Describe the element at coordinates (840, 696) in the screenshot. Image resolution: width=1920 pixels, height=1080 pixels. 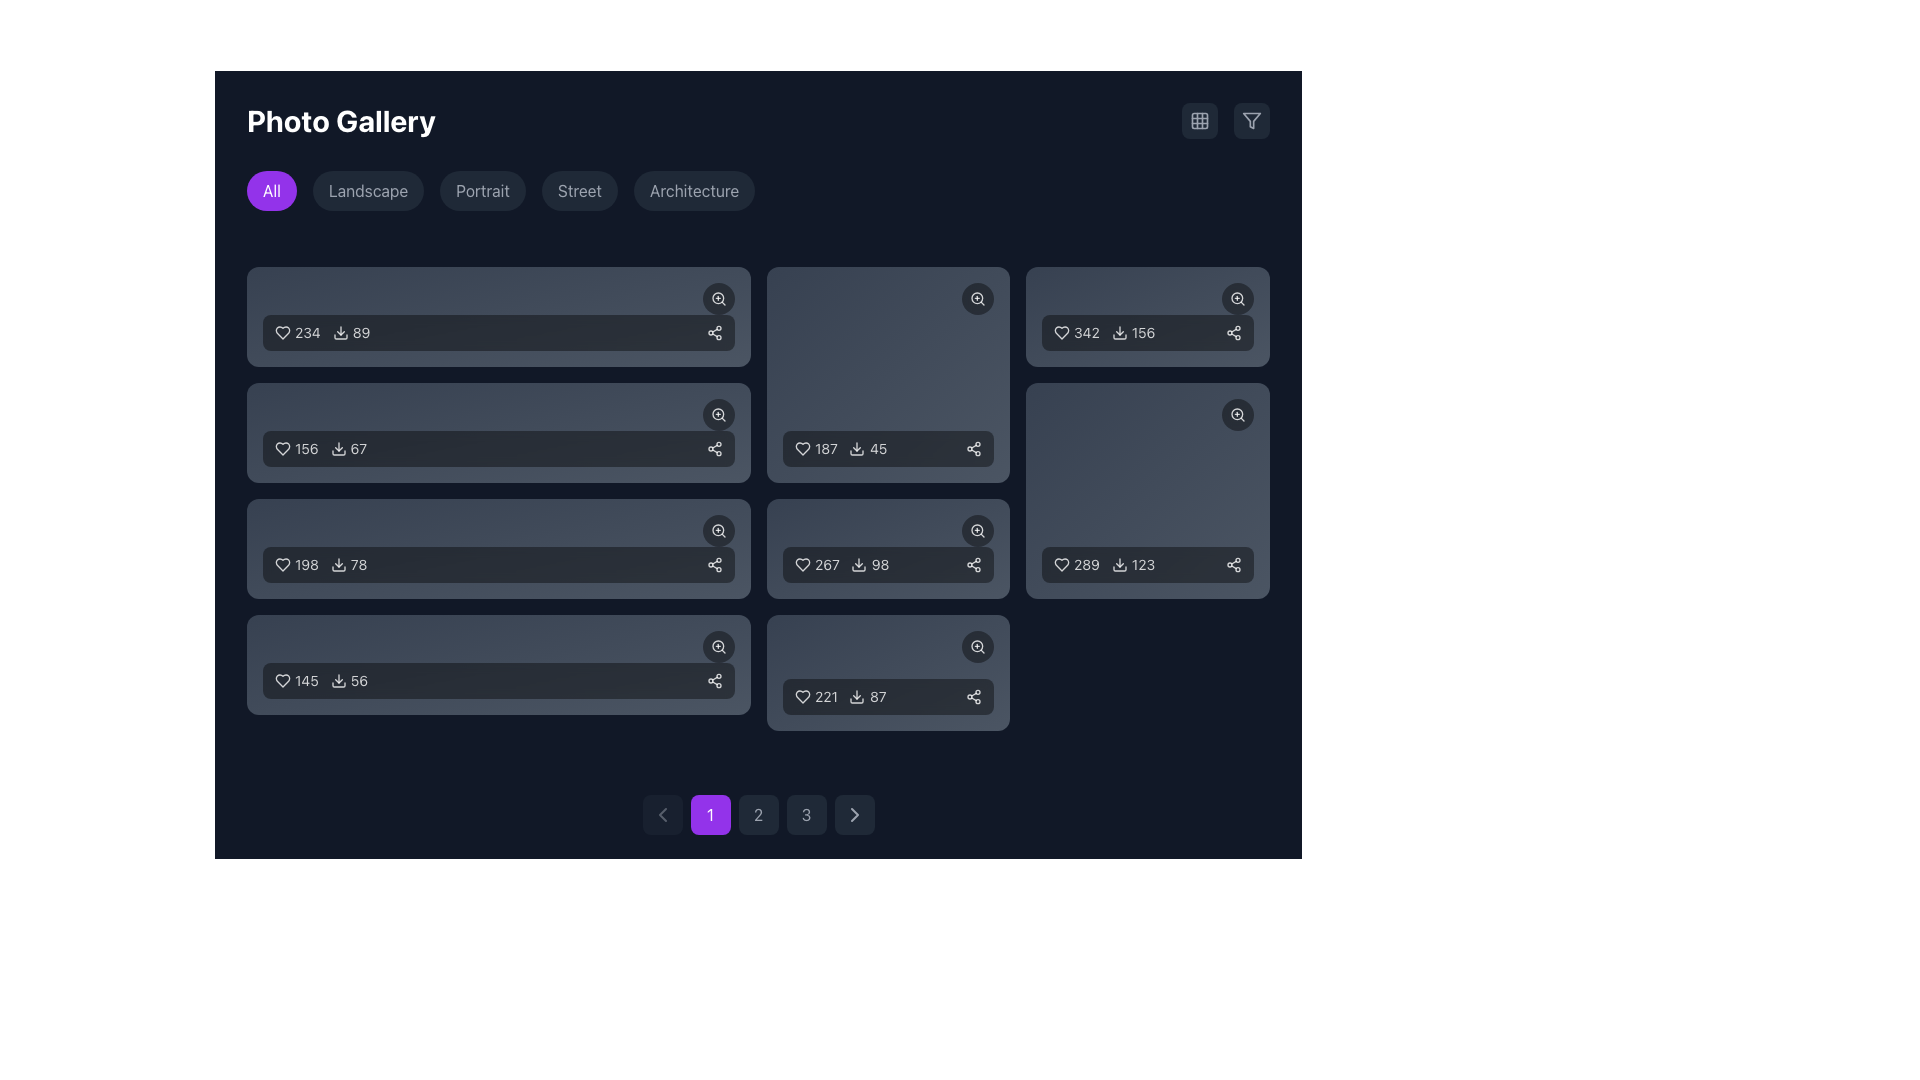
I see `the download icon in the rightmost tile of the Metric display component` at that location.